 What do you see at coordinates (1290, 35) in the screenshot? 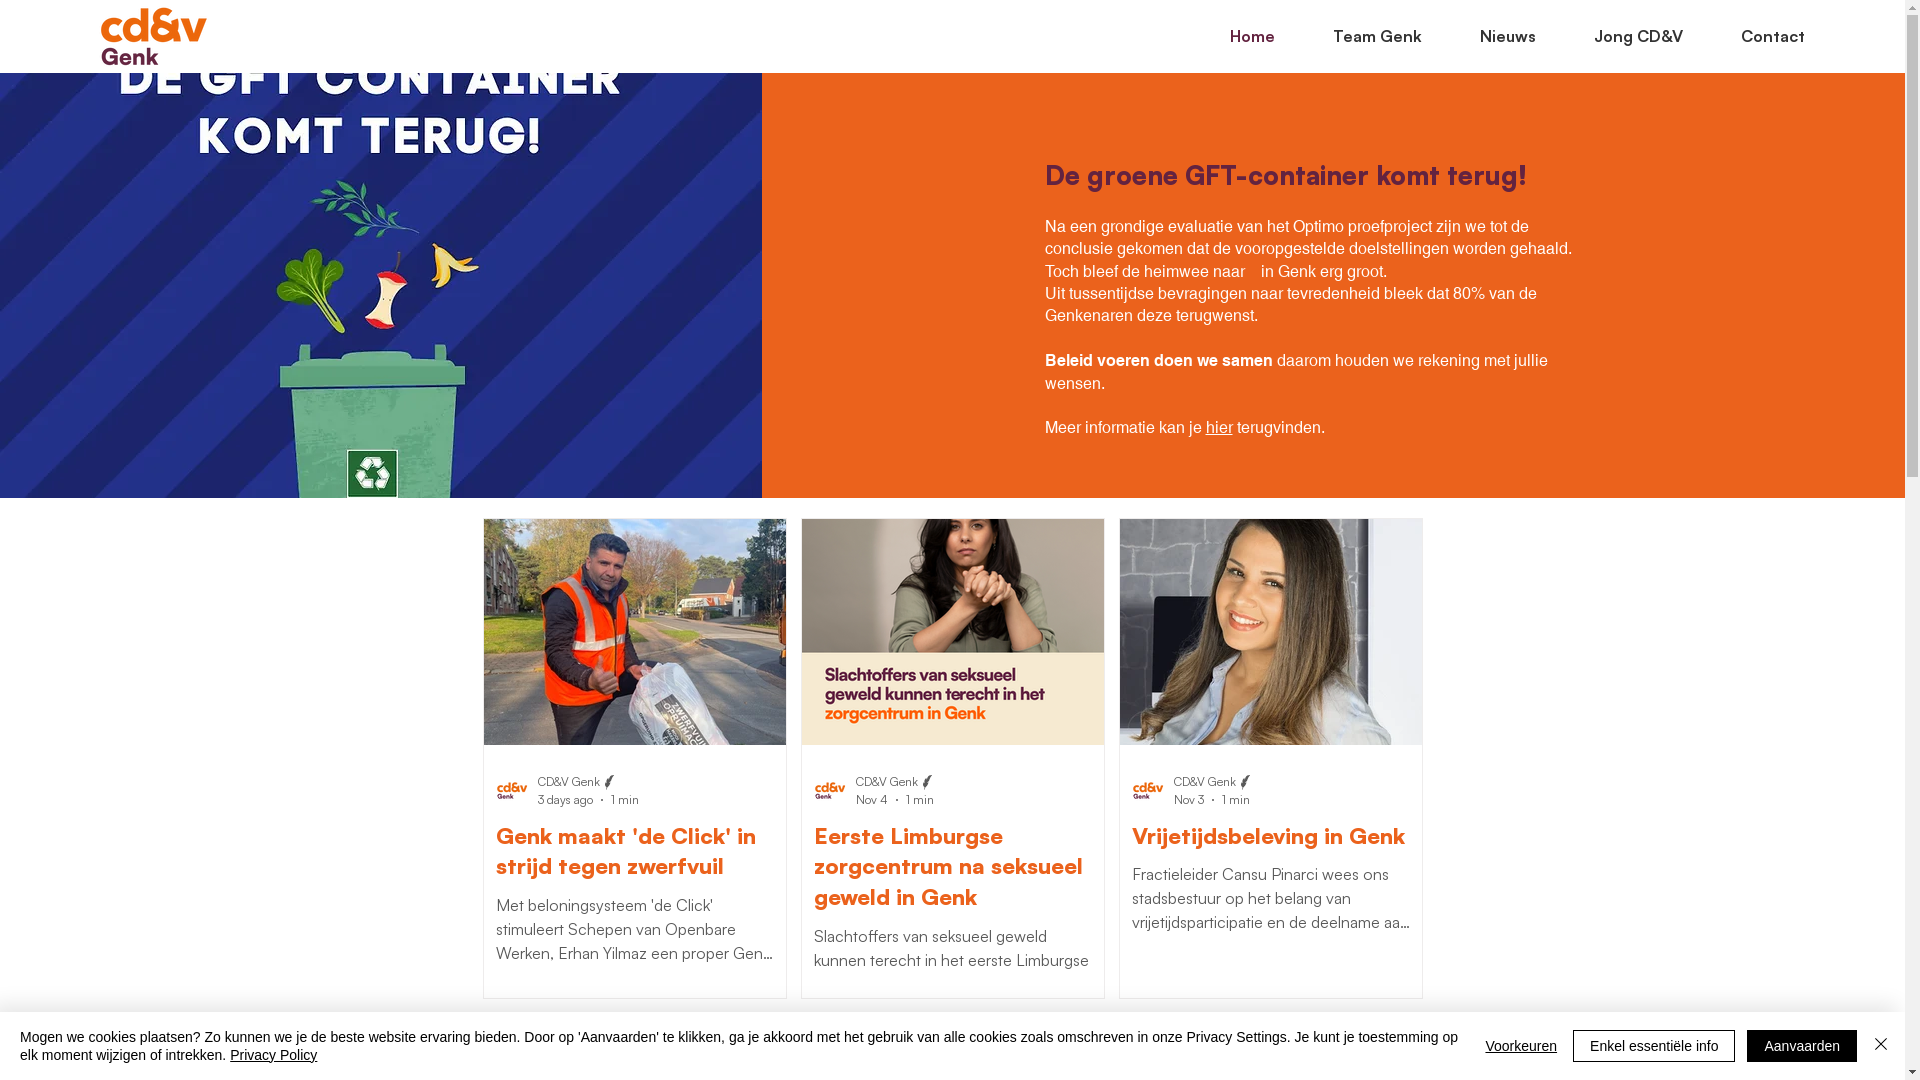
I see `'Team Genk'` at bounding box center [1290, 35].